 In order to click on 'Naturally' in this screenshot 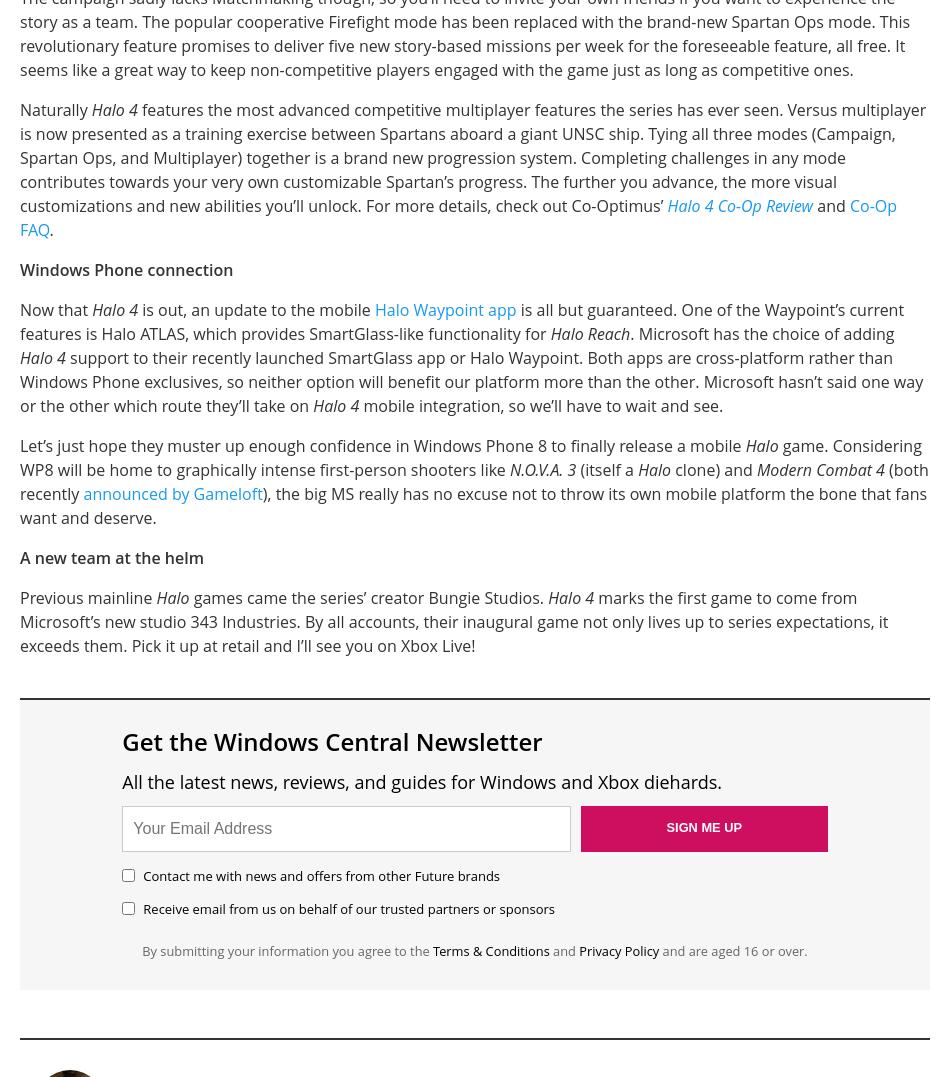, I will do `click(55, 107)`.